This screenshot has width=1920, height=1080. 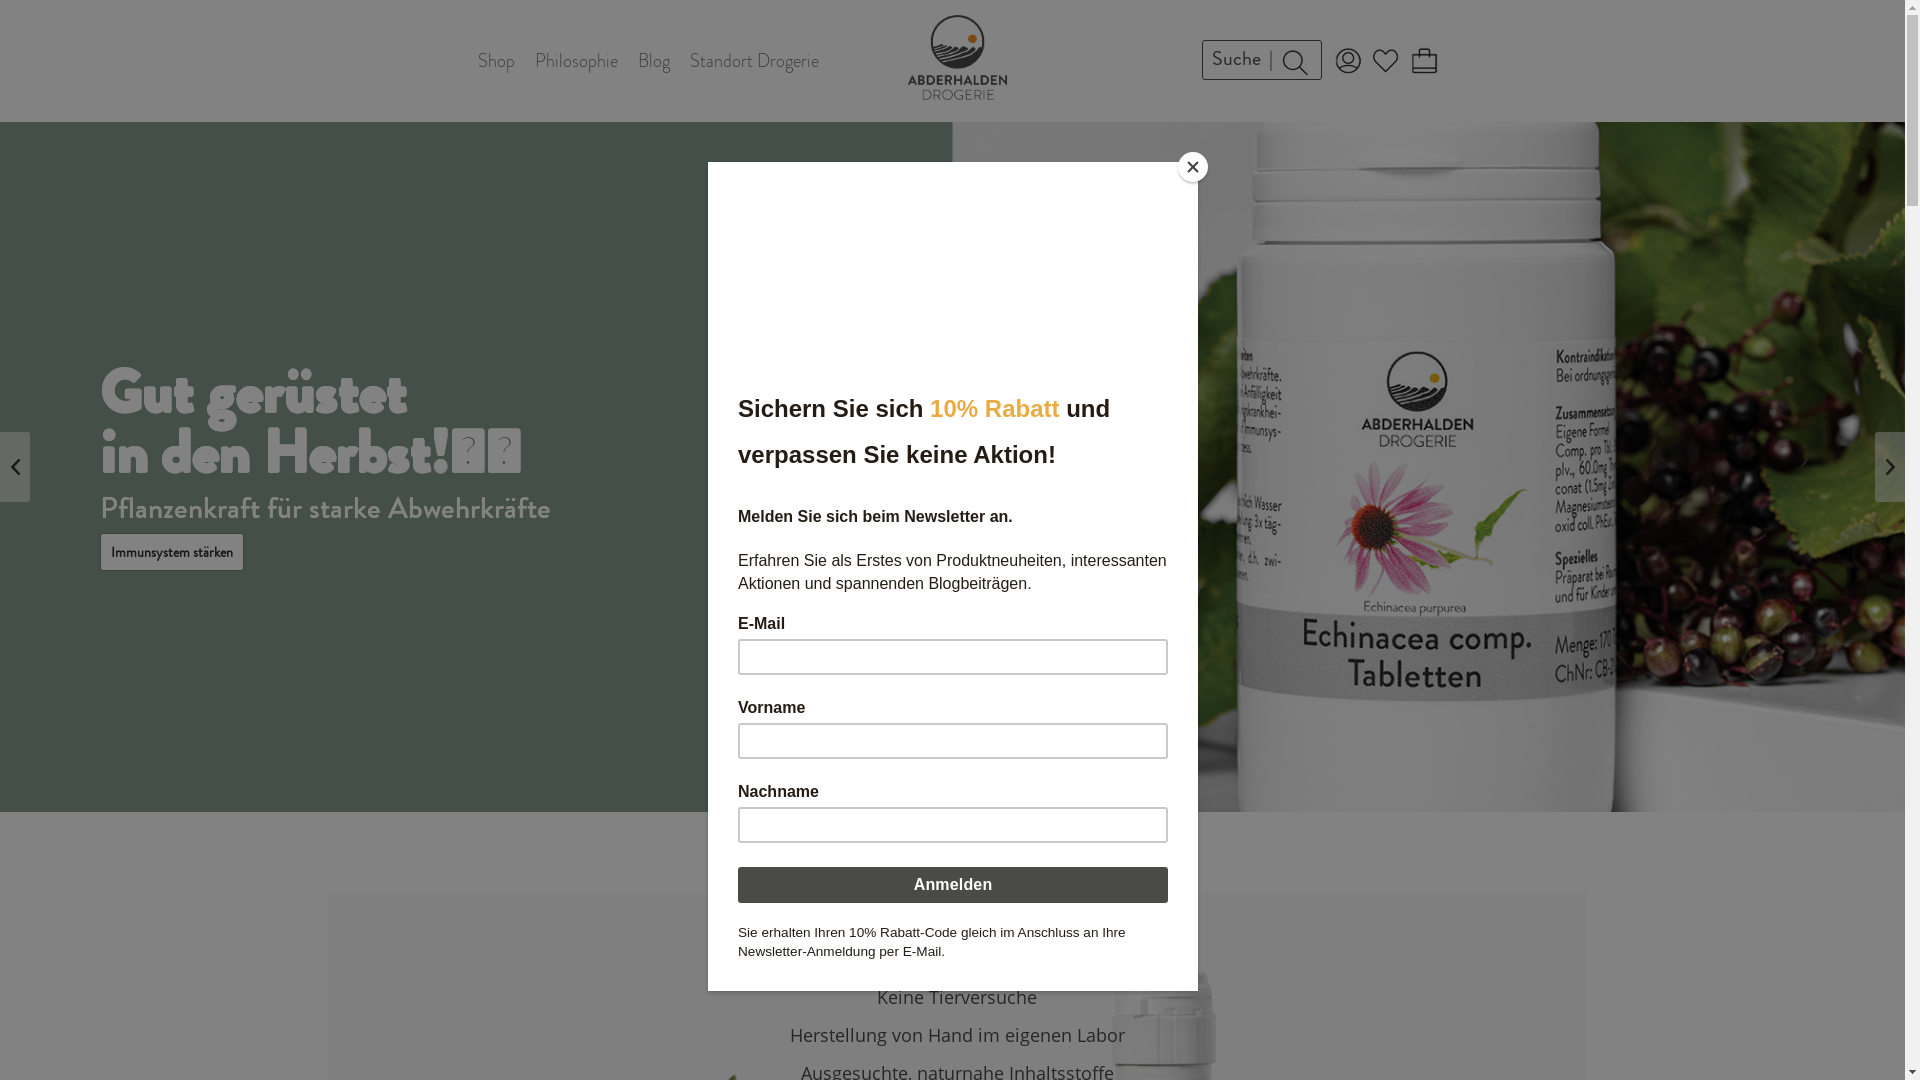 What do you see at coordinates (653, 60) in the screenshot?
I see `'Blog'` at bounding box center [653, 60].